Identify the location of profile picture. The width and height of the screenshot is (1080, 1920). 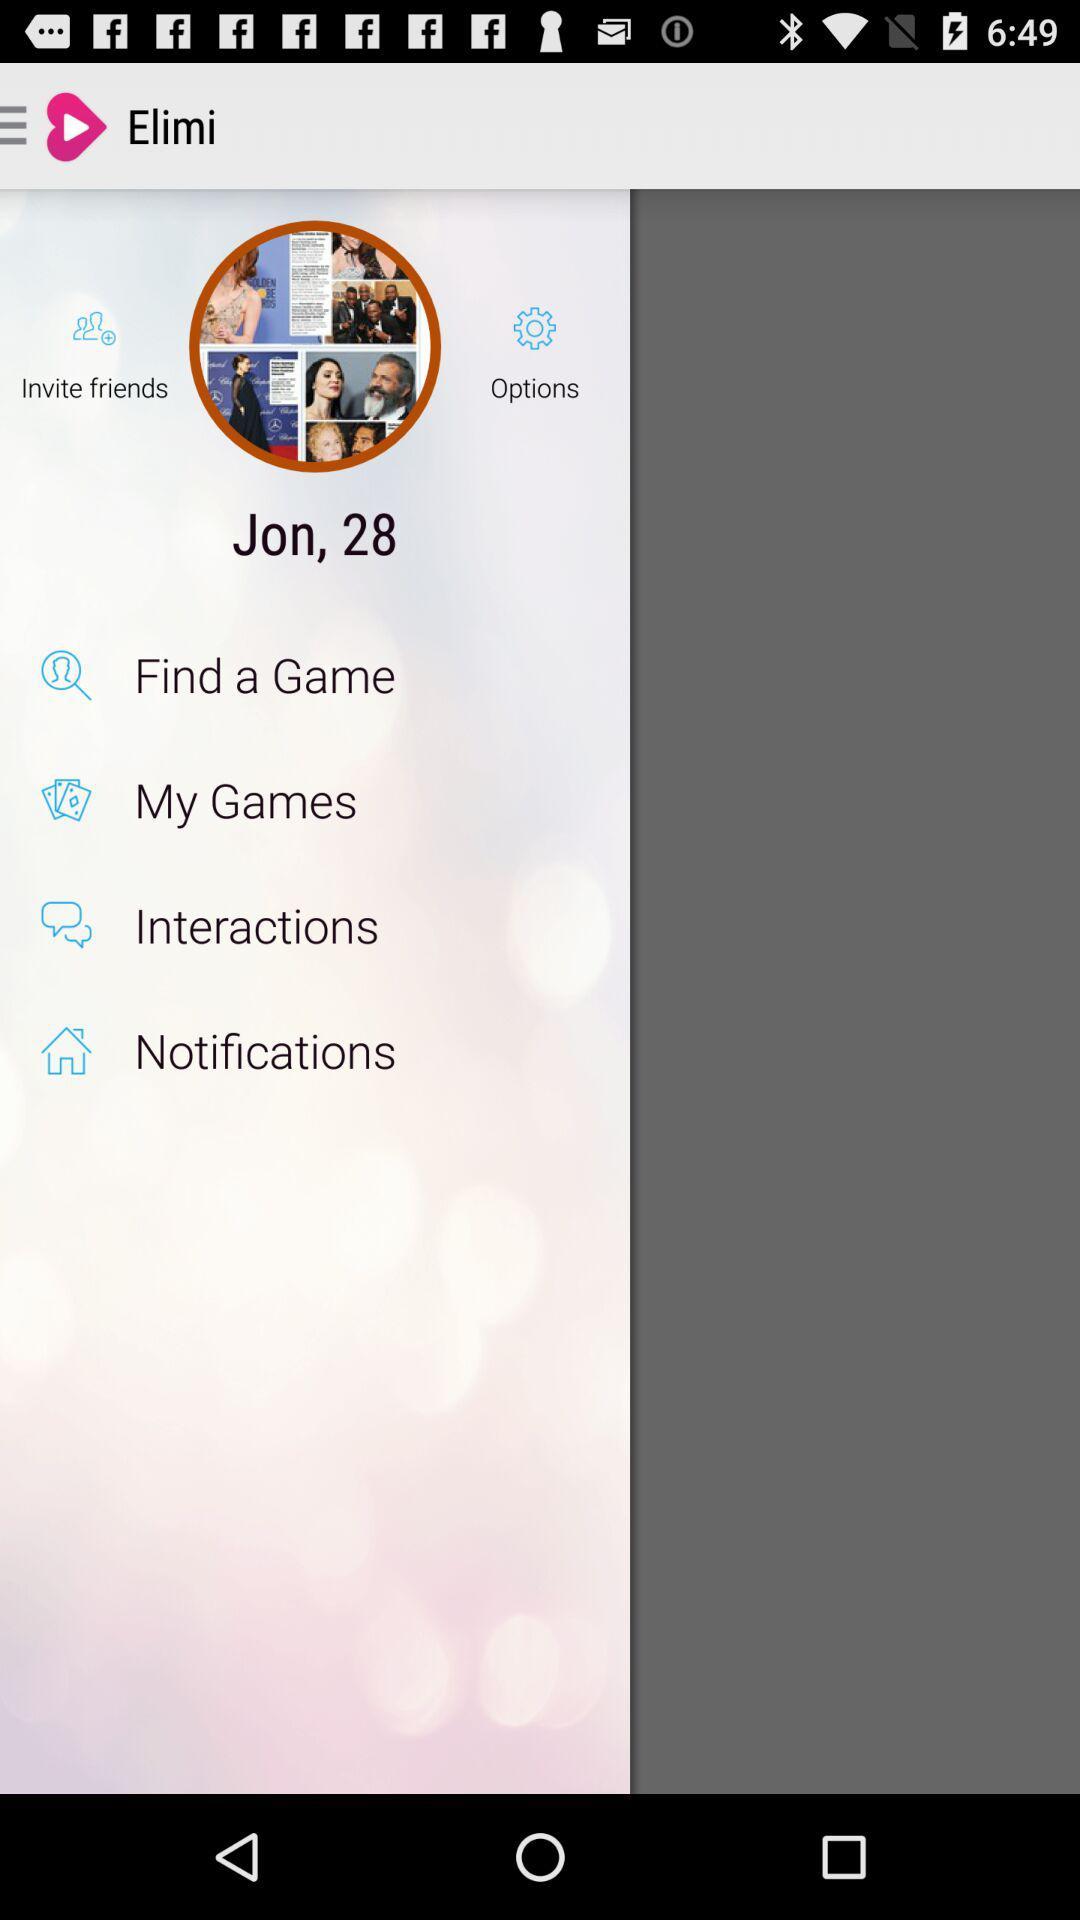
(315, 346).